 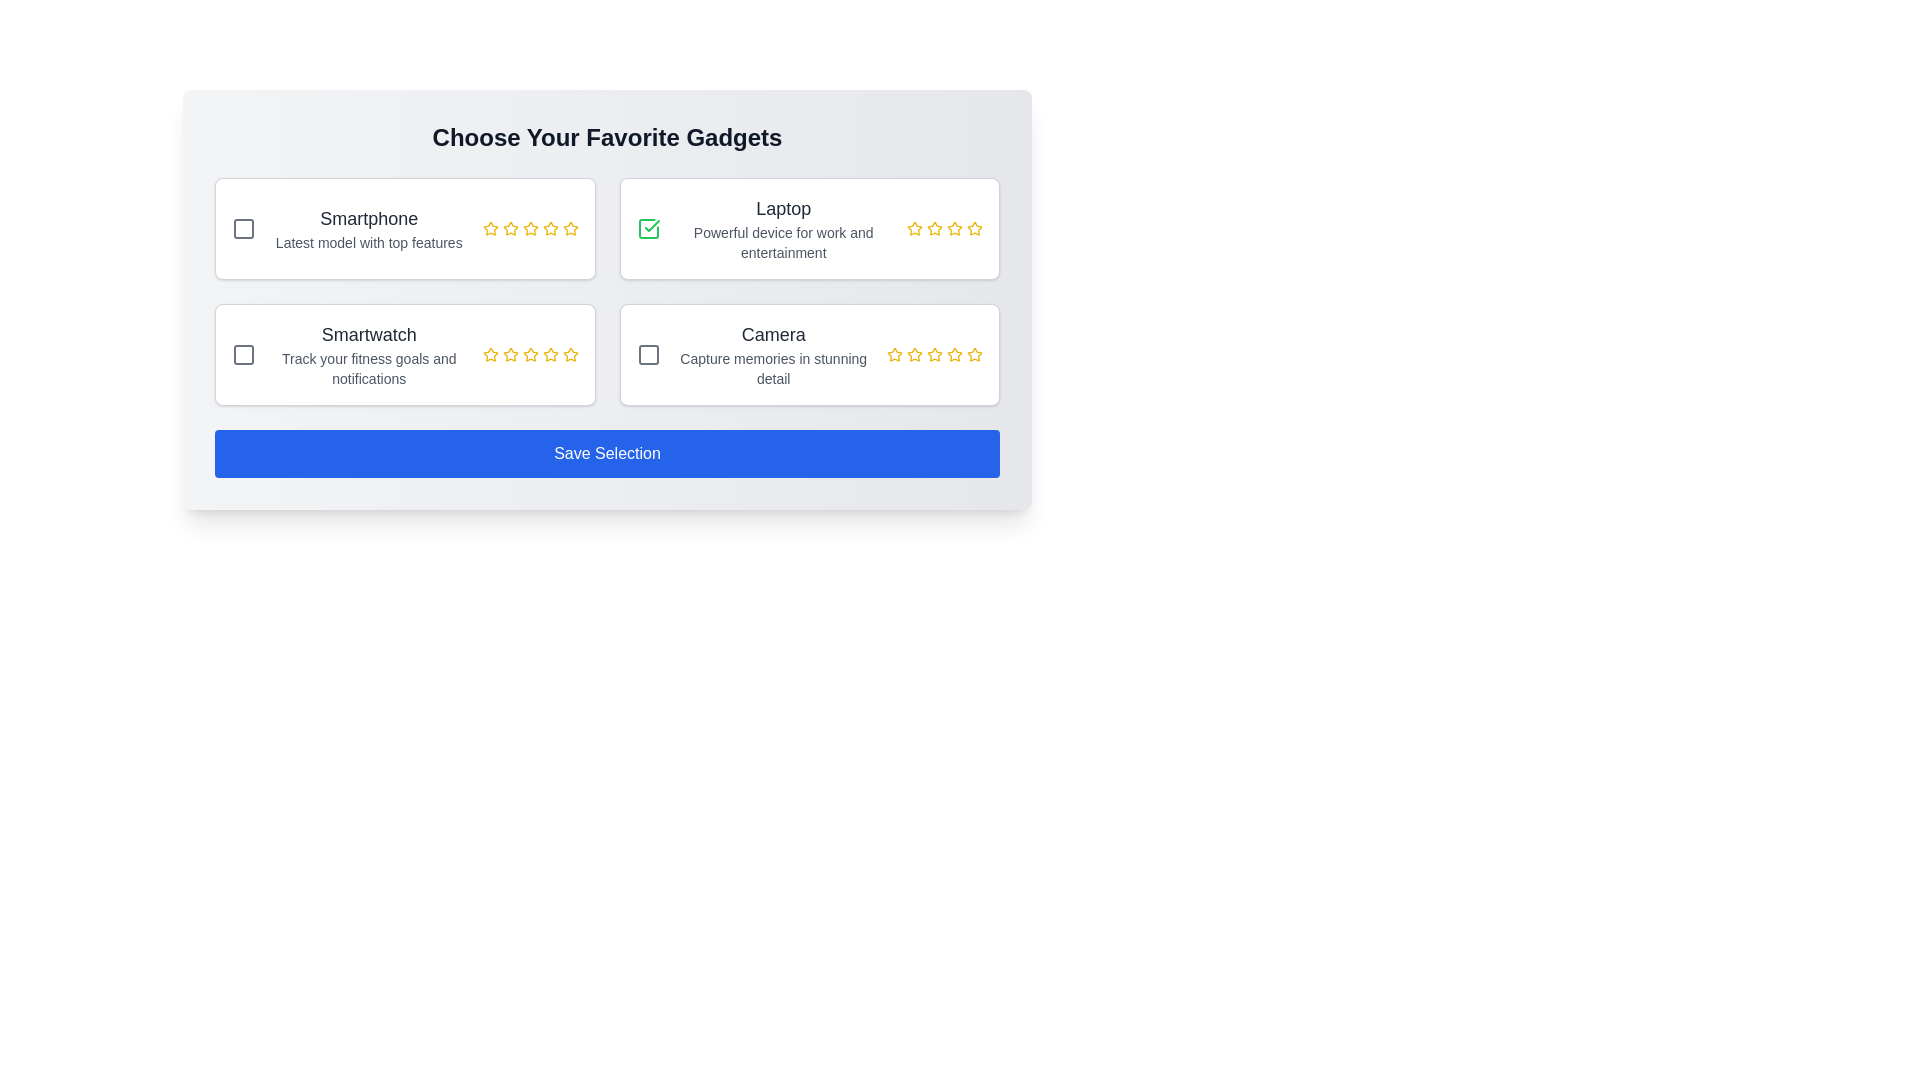 I want to click on the yellow outlined star icon used for rating, which is the second icon in a row of five stars located under the 'Smartwatch' category in the bottom left section of the content layout, so click(x=510, y=353).